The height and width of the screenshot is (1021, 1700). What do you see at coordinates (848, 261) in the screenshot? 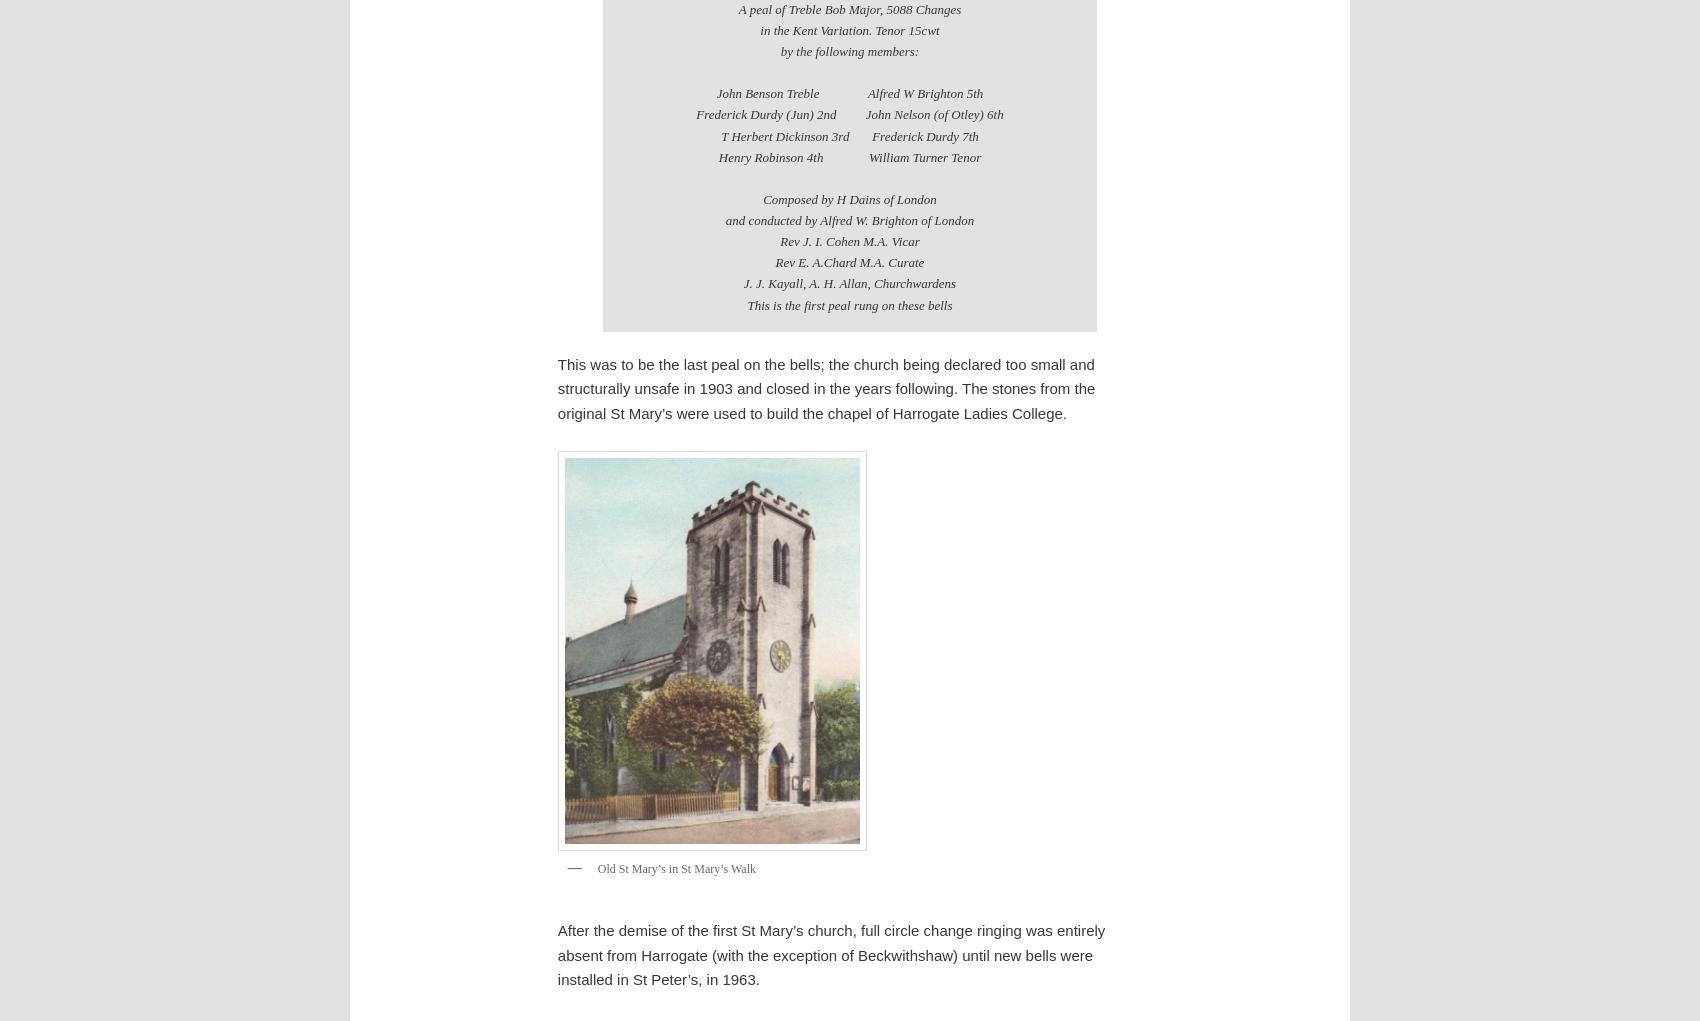
I see `'Rev E. A.Chard M.A. Curate'` at bounding box center [848, 261].